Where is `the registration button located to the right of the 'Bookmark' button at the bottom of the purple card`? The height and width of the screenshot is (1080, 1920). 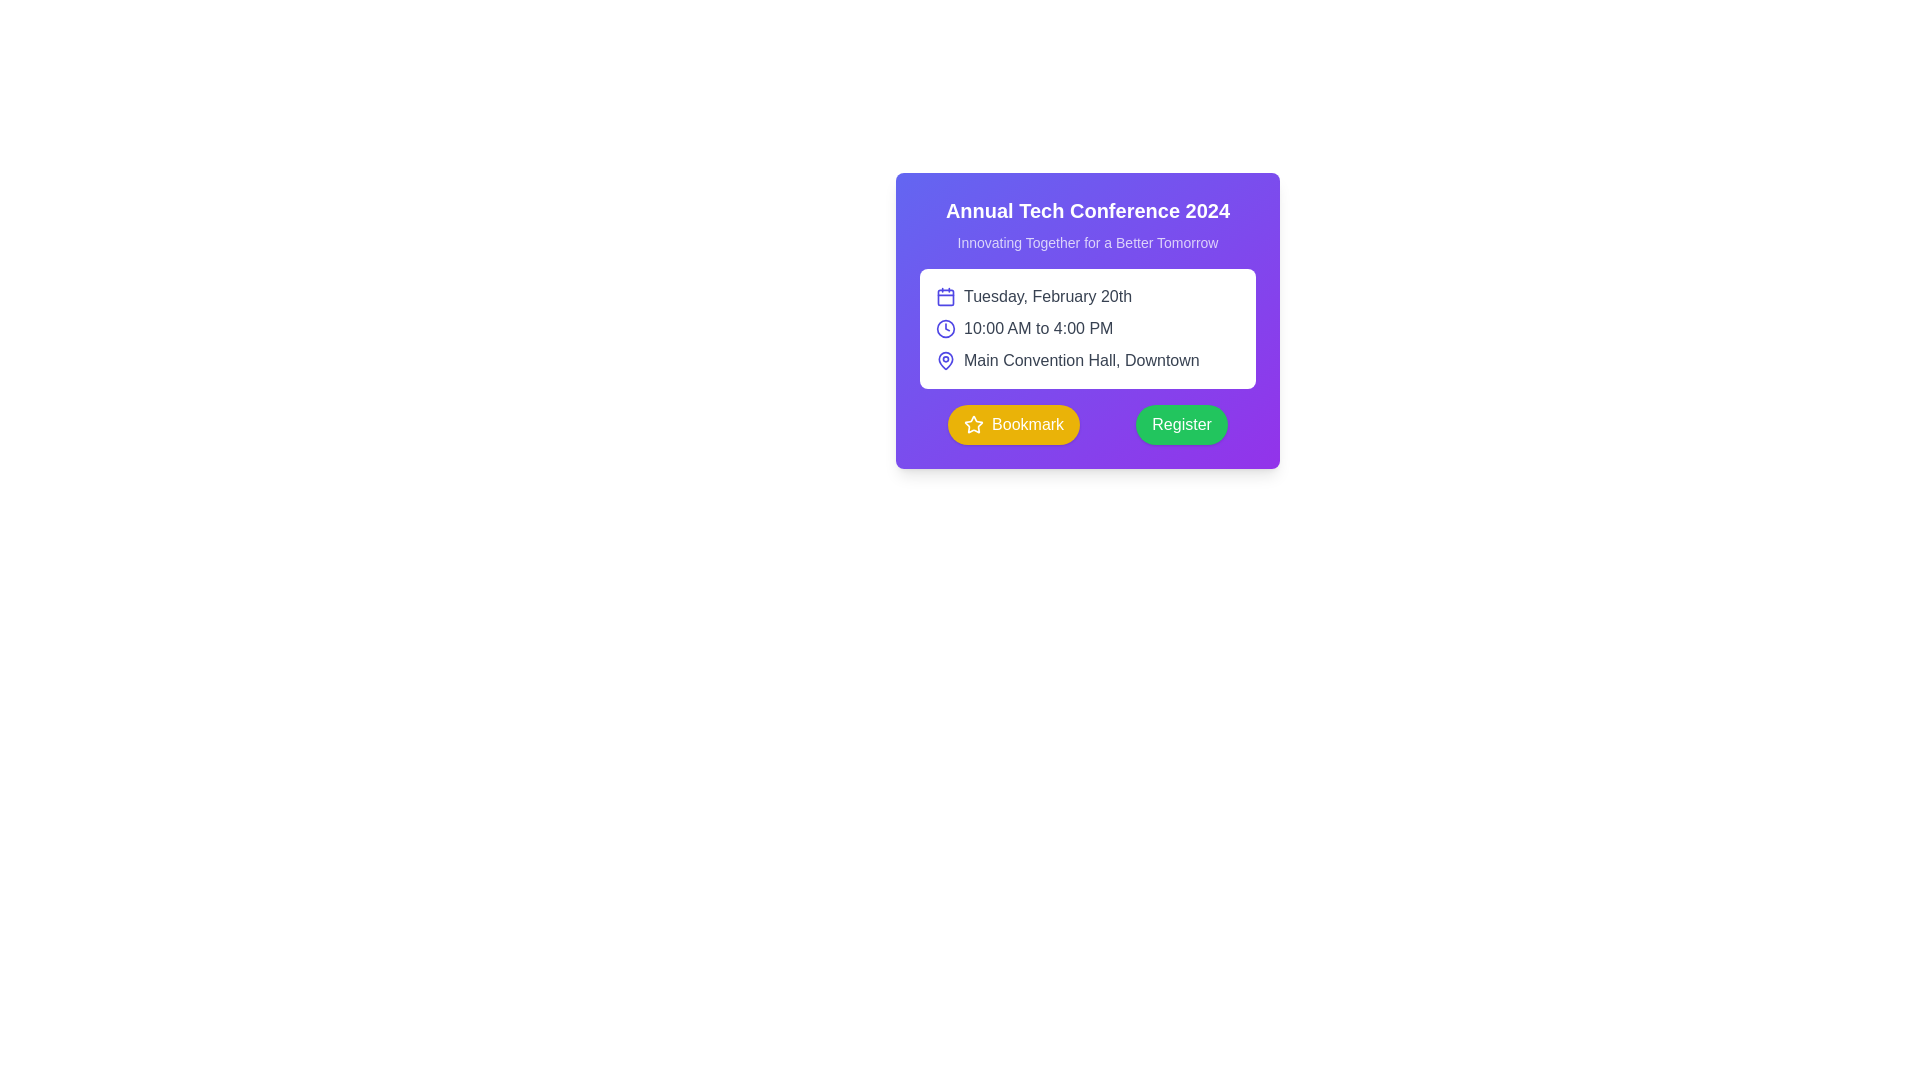
the registration button located to the right of the 'Bookmark' button at the bottom of the purple card is located at coordinates (1182, 423).